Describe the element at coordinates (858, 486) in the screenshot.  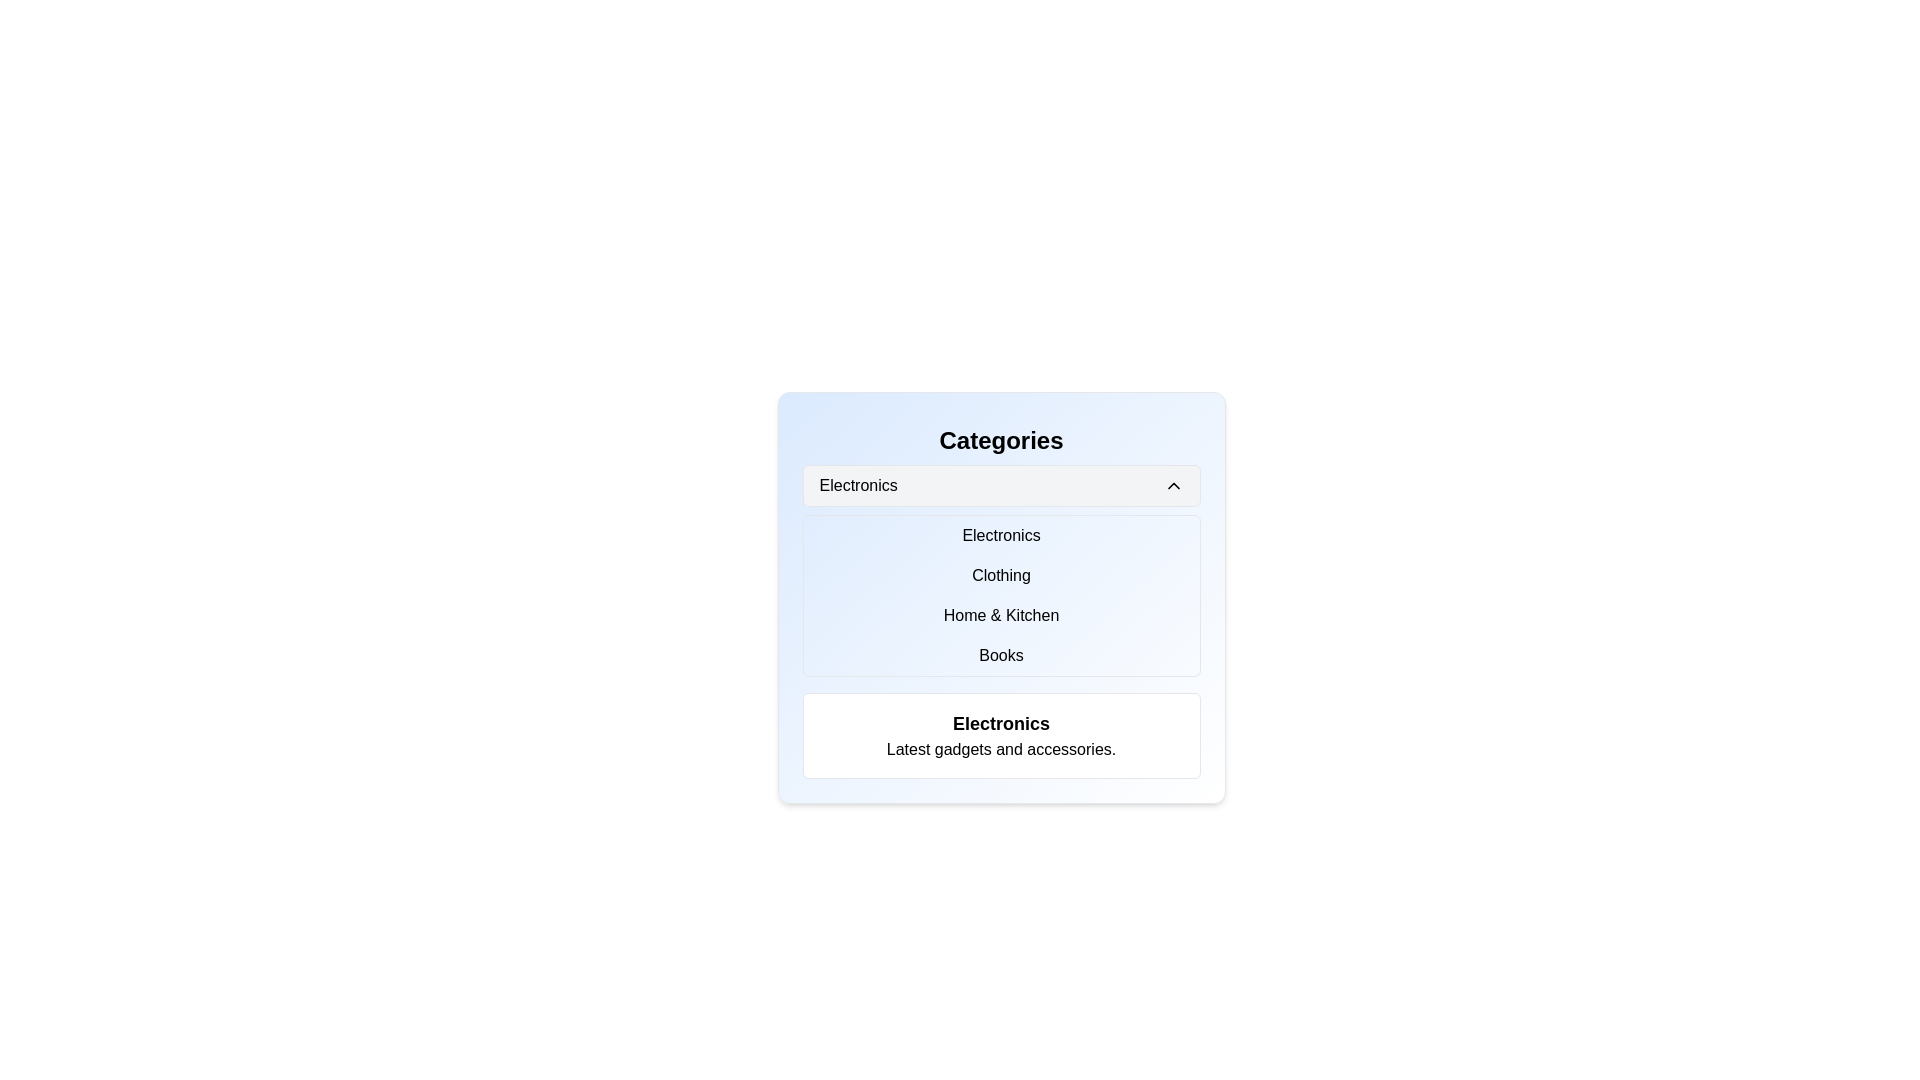
I see `the static text label that displays the currently selected category in the dropdown menu, located in the upper section of the 'Categories' panel` at that location.